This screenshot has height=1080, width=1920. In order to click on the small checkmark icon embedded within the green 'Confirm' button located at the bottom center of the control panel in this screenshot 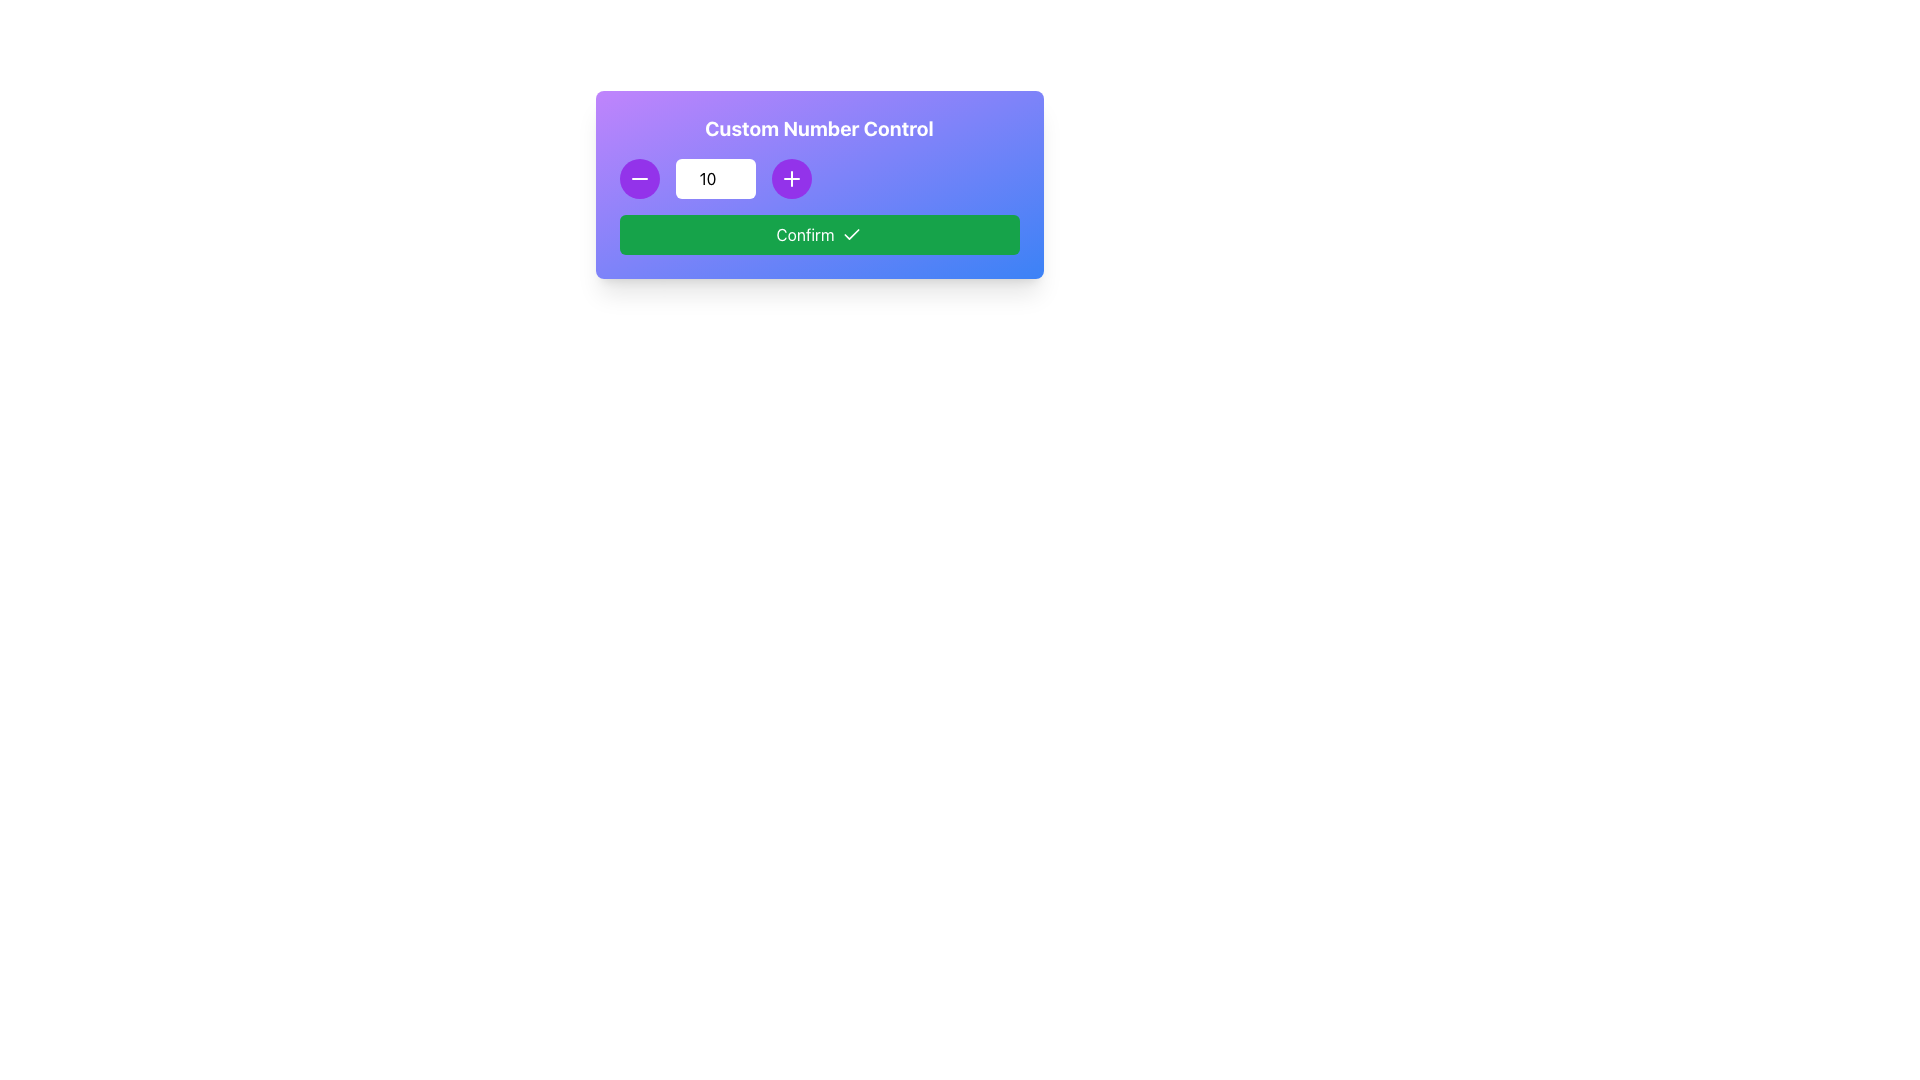, I will do `click(852, 233)`.